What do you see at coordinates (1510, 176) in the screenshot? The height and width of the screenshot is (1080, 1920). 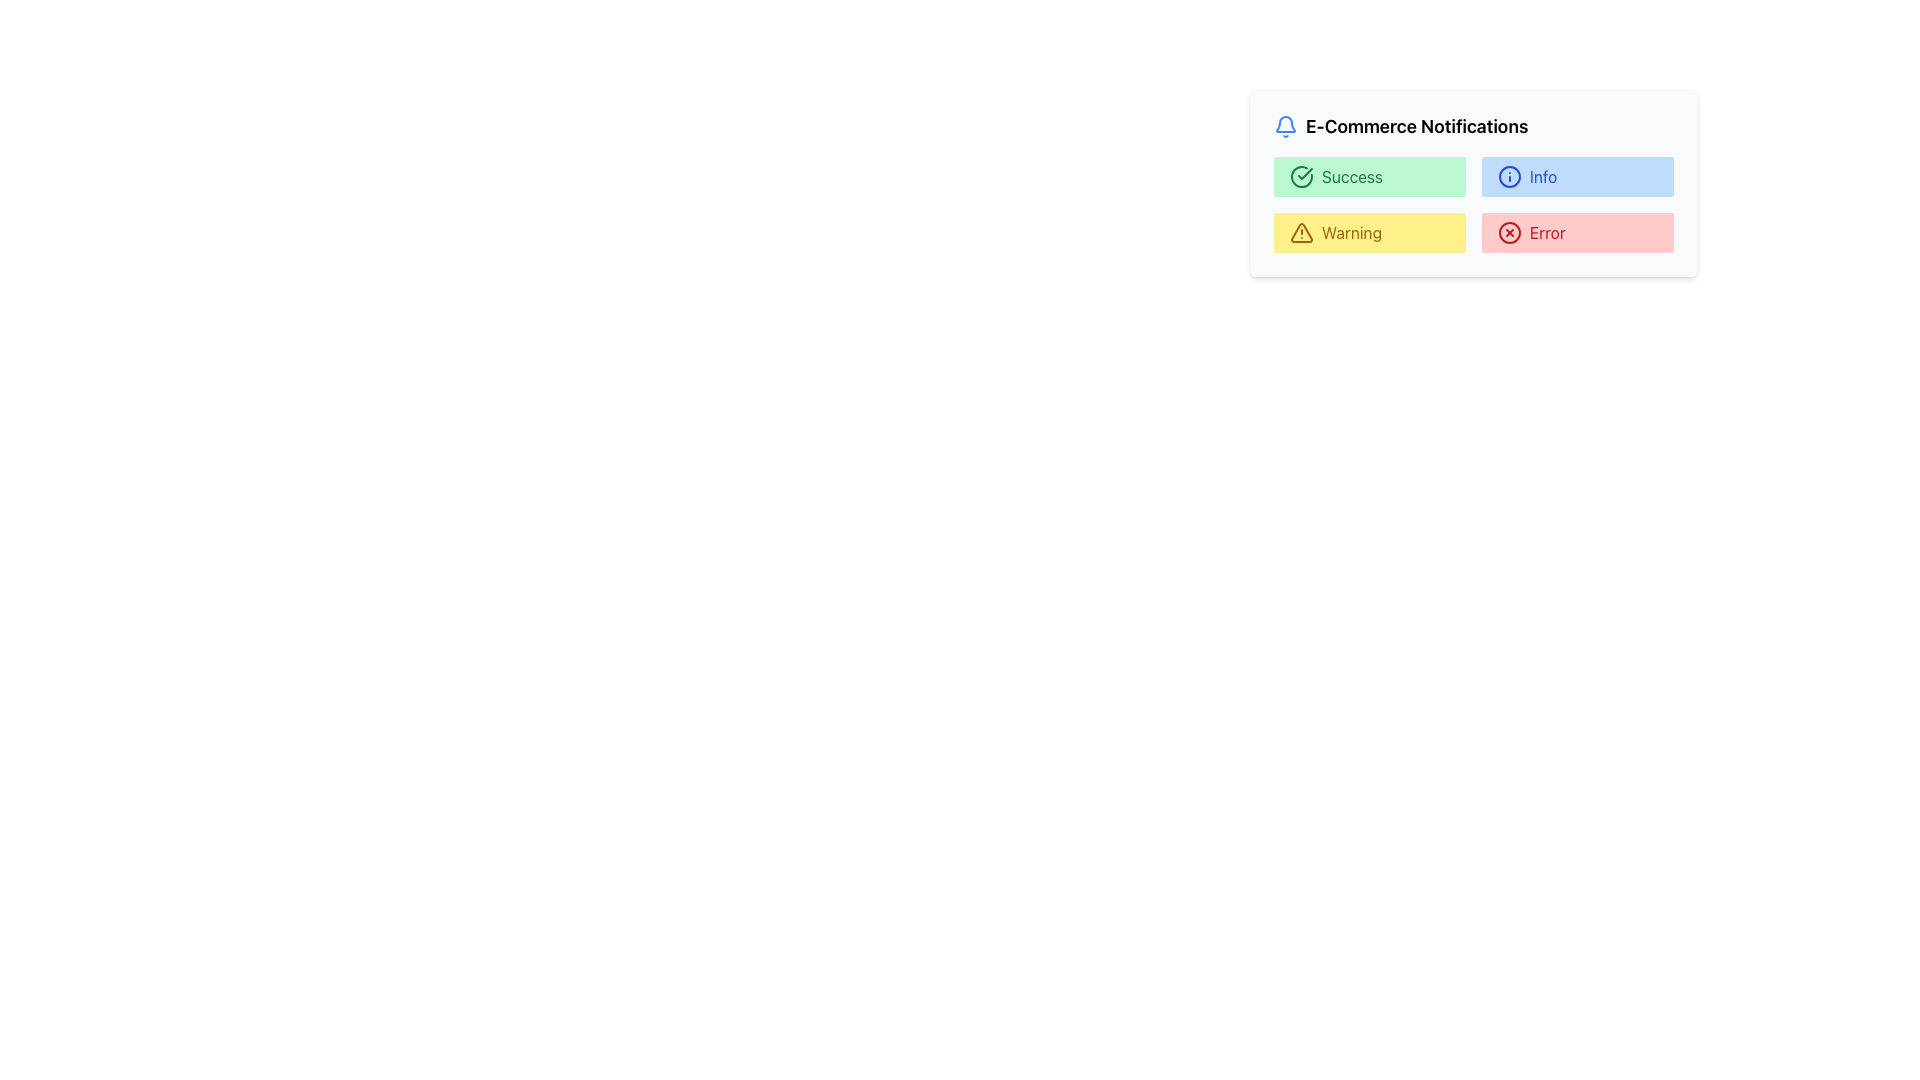 I see `the graphical representation of the decorative icon for the 'Info' button, which is positioned to the left of the text label 'Info'` at bounding box center [1510, 176].